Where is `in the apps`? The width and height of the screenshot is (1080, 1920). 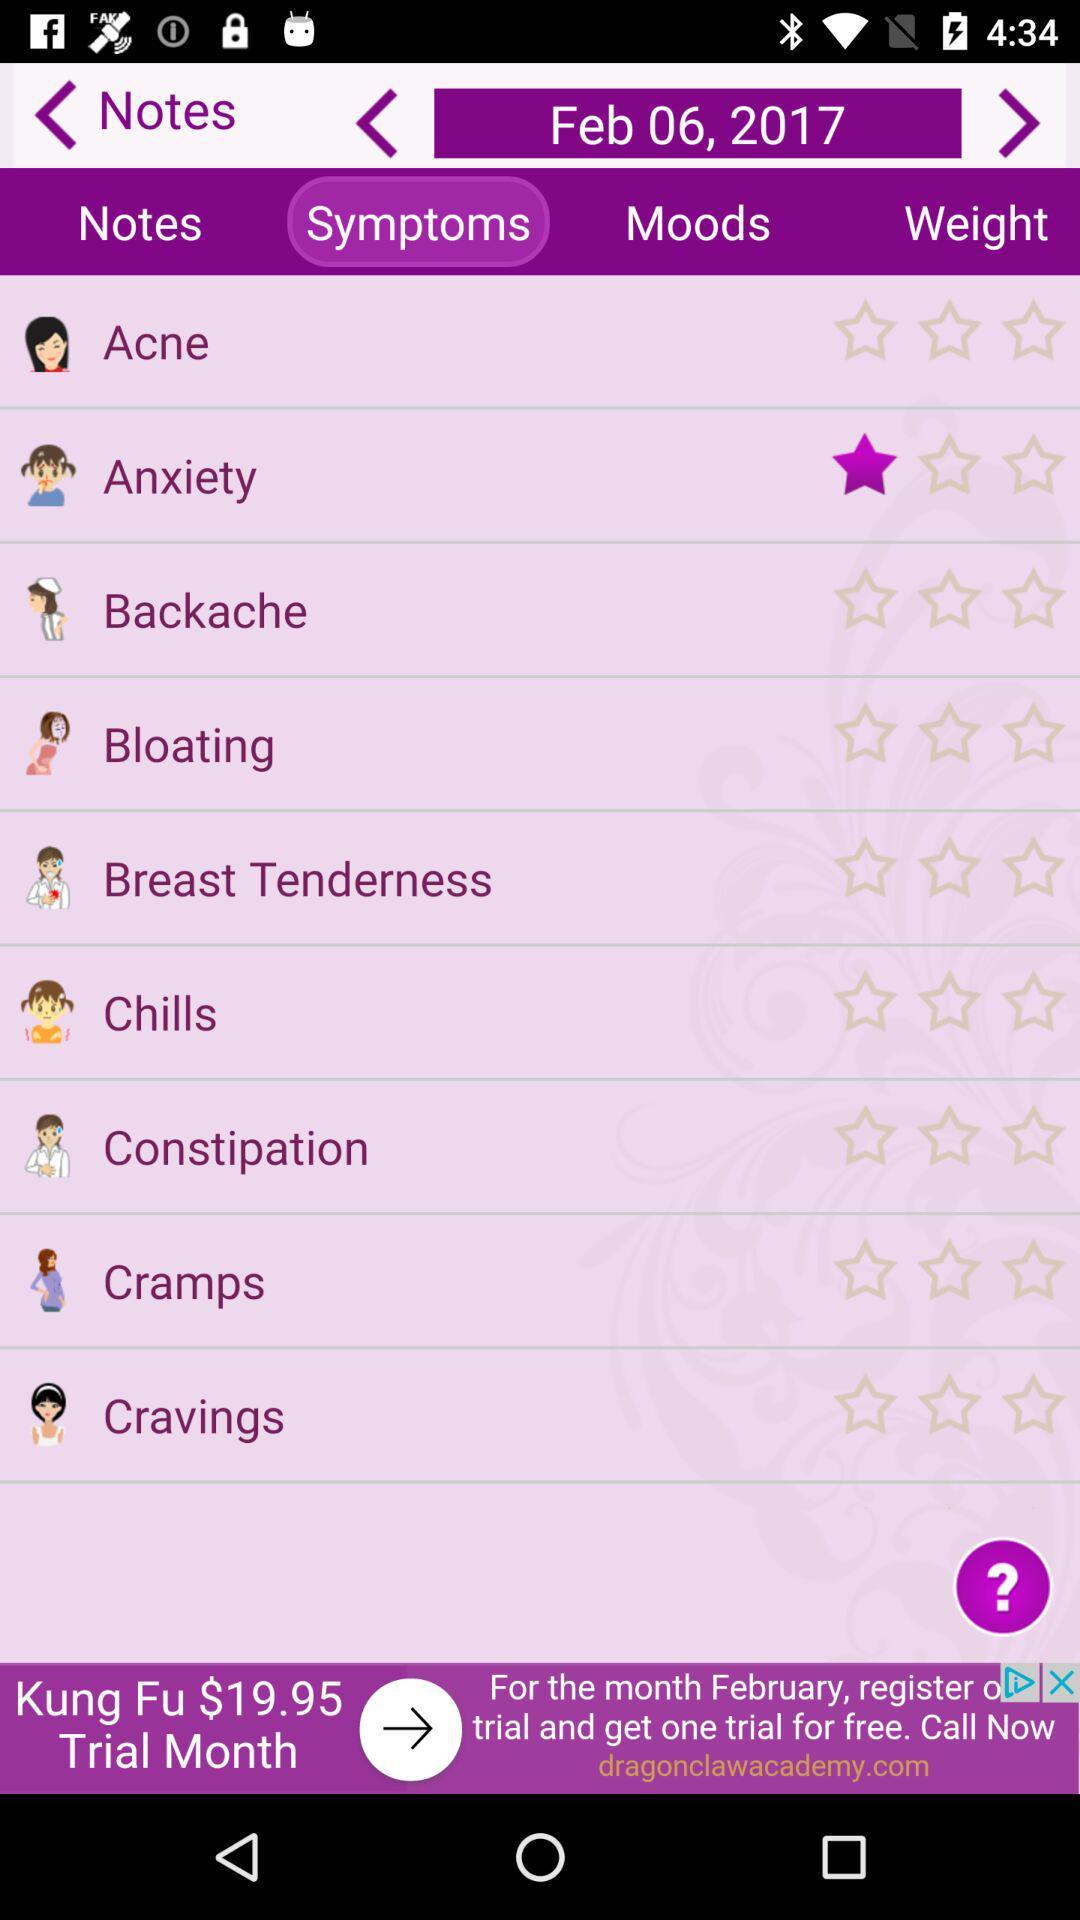 in the apps is located at coordinates (46, 1507).